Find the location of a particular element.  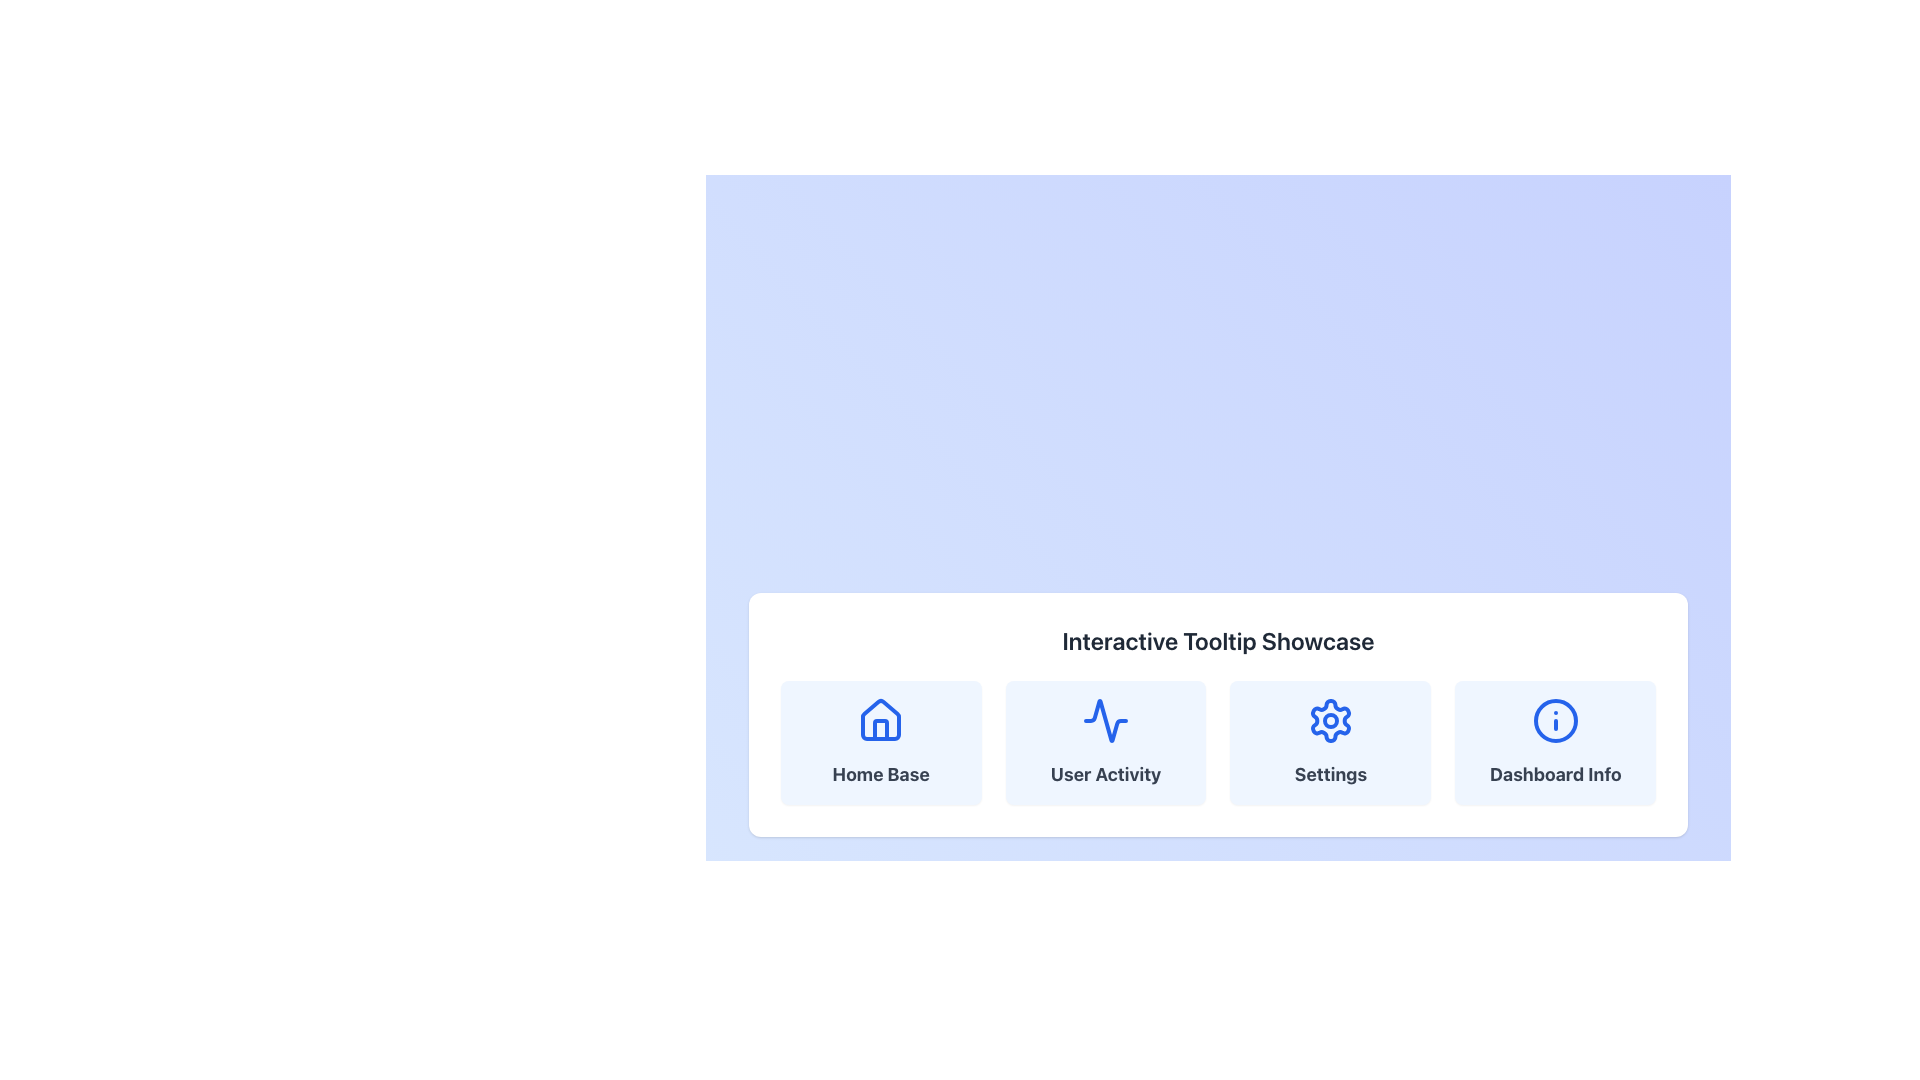

the informational help icon located in the last card of the 'Interactive Tooltip Showcase' section is located at coordinates (1554, 721).